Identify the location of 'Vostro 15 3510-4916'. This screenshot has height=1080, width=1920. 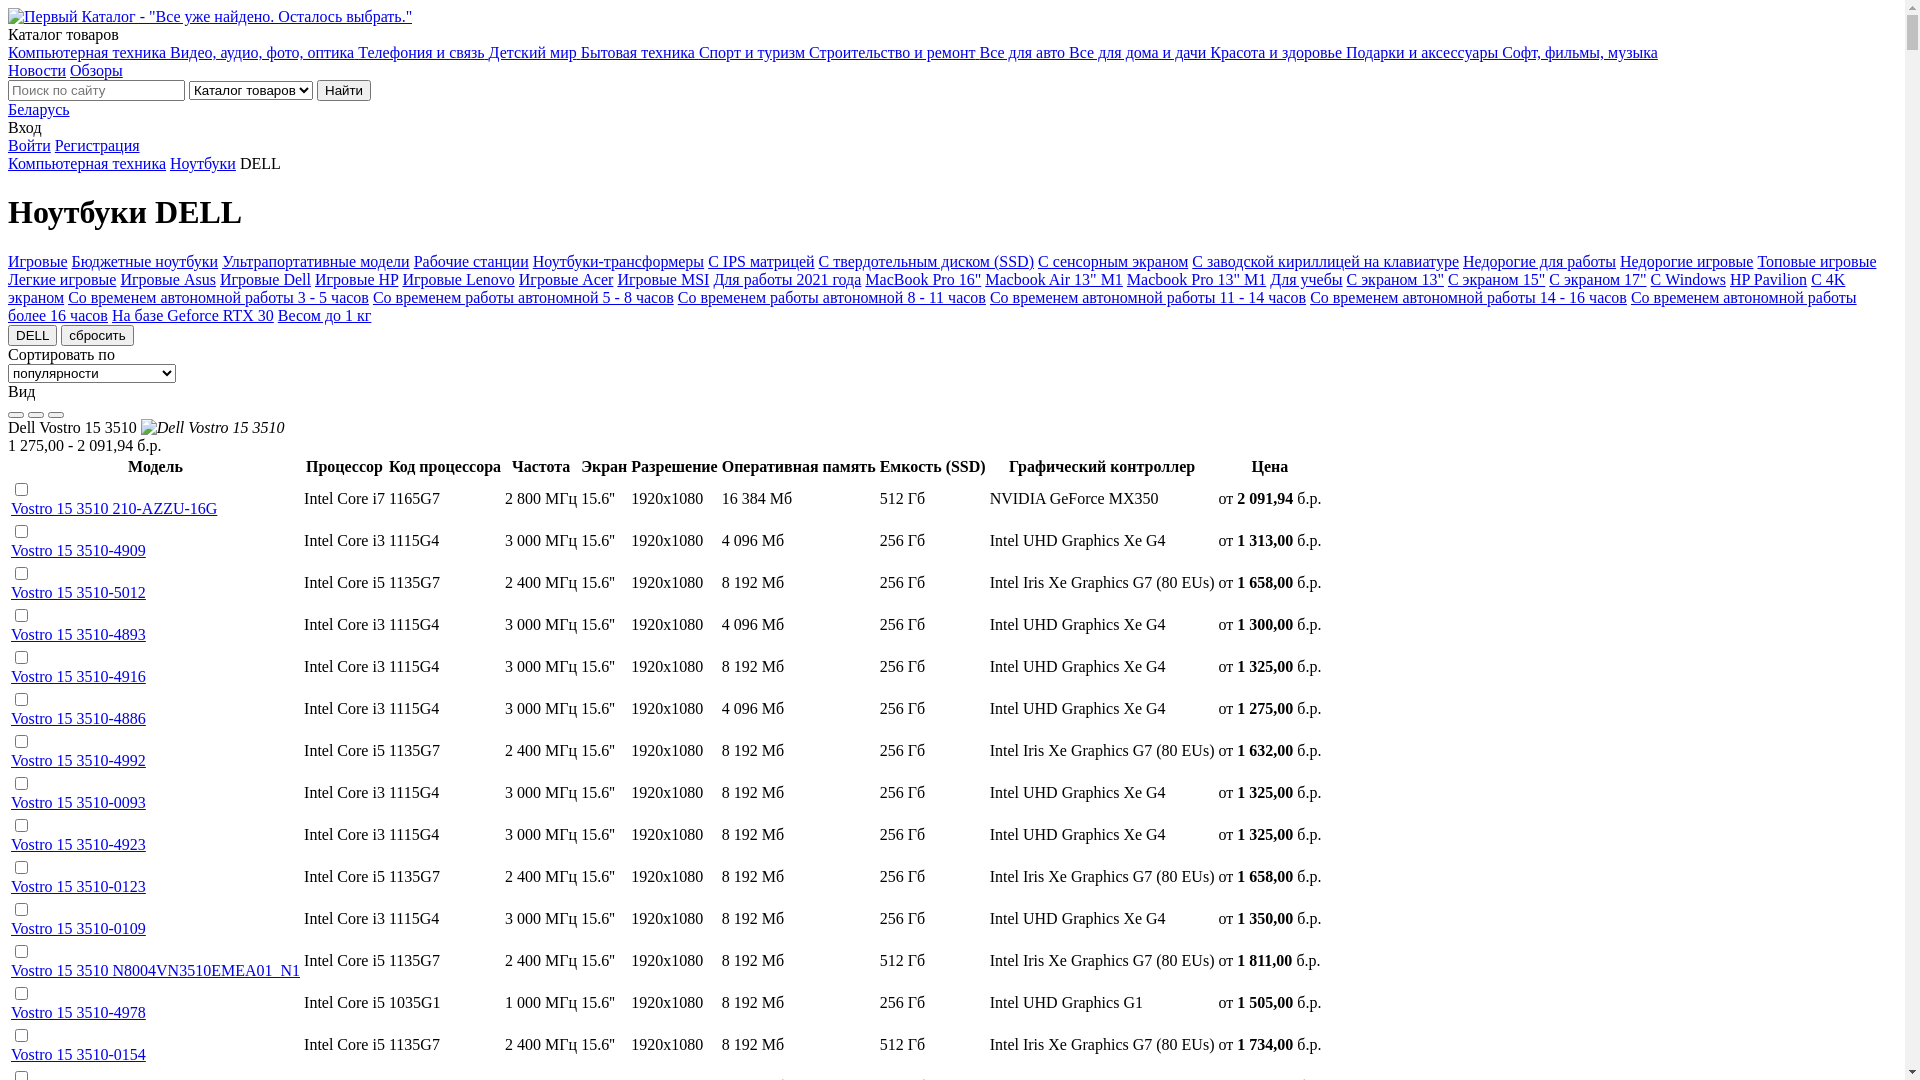
(78, 675).